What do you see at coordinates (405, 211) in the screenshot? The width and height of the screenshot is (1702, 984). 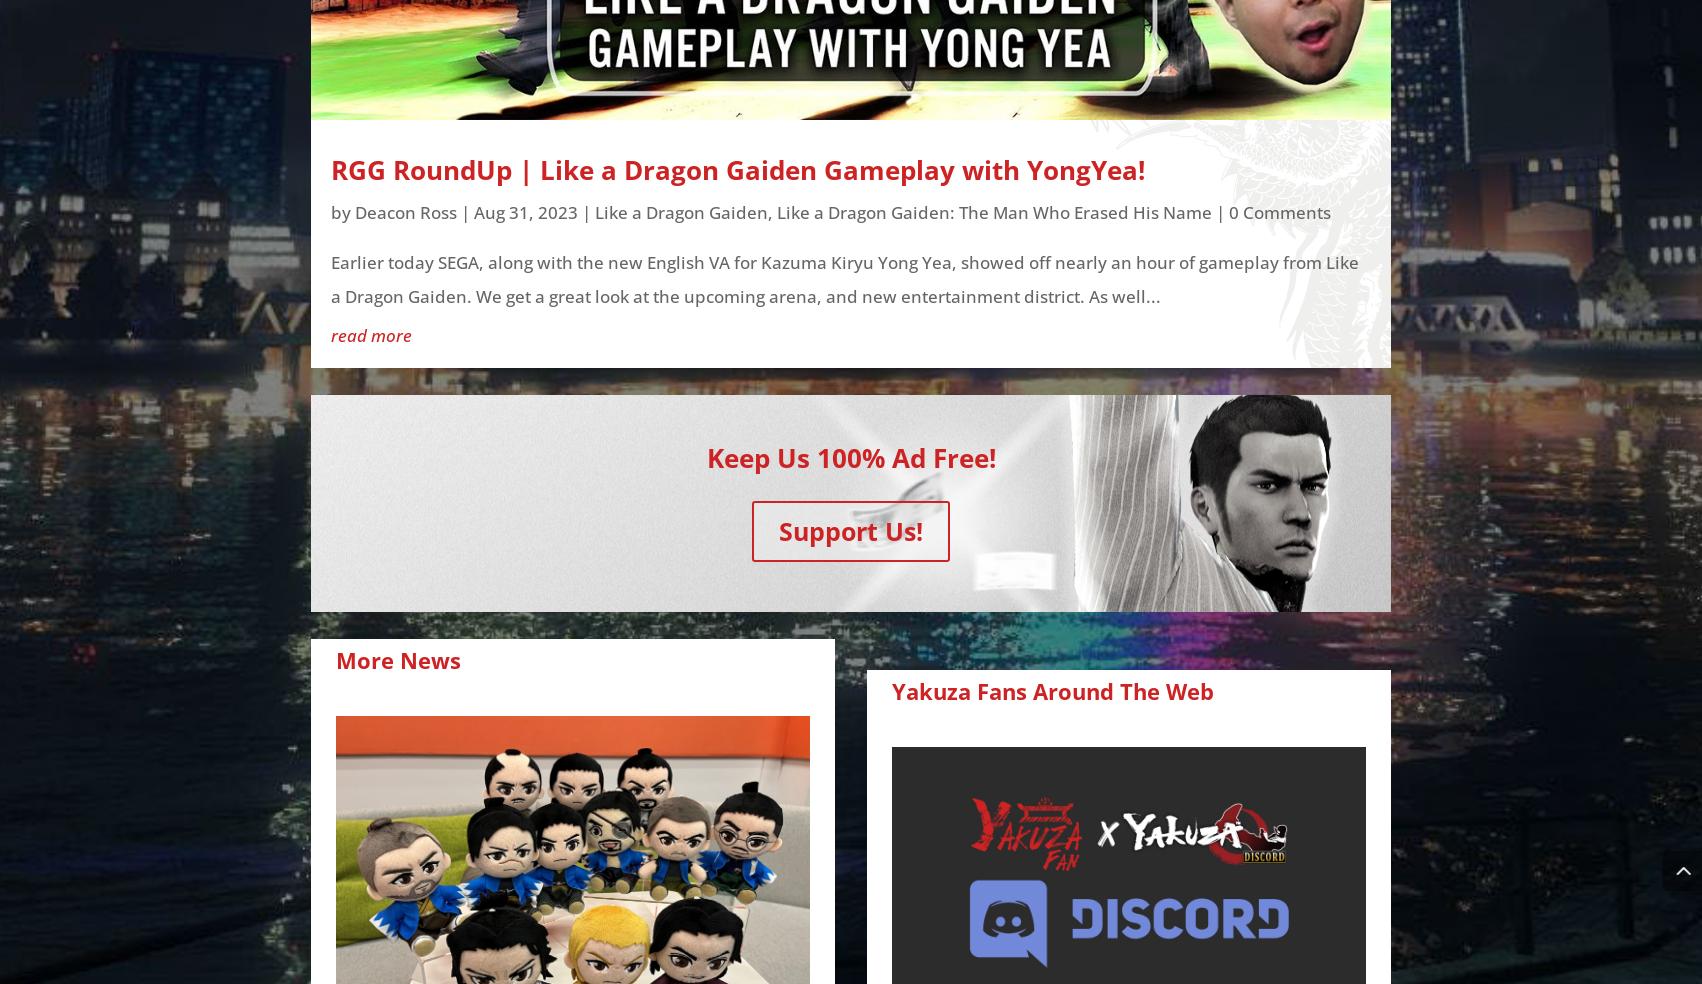 I see `'Deacon Ross'` at bounding box center [405, 211].